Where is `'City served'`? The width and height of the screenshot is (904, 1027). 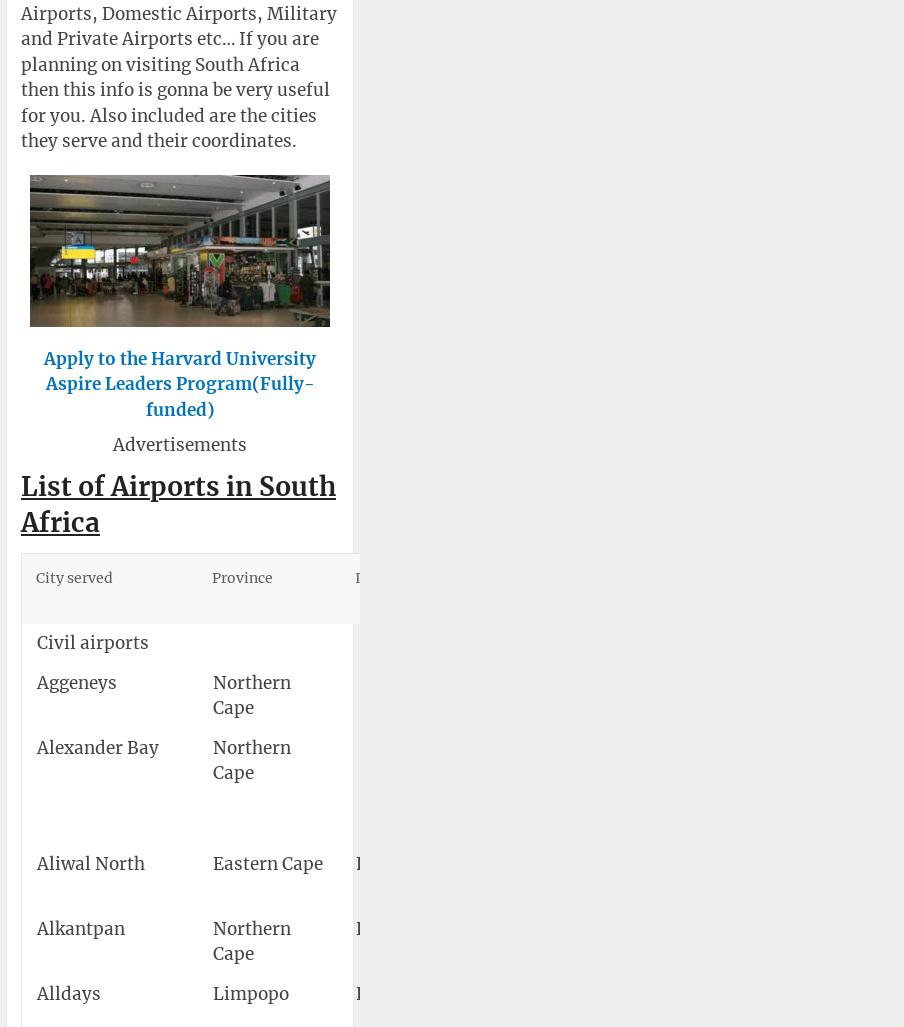
'City served' is located at coordinates (74, 577).